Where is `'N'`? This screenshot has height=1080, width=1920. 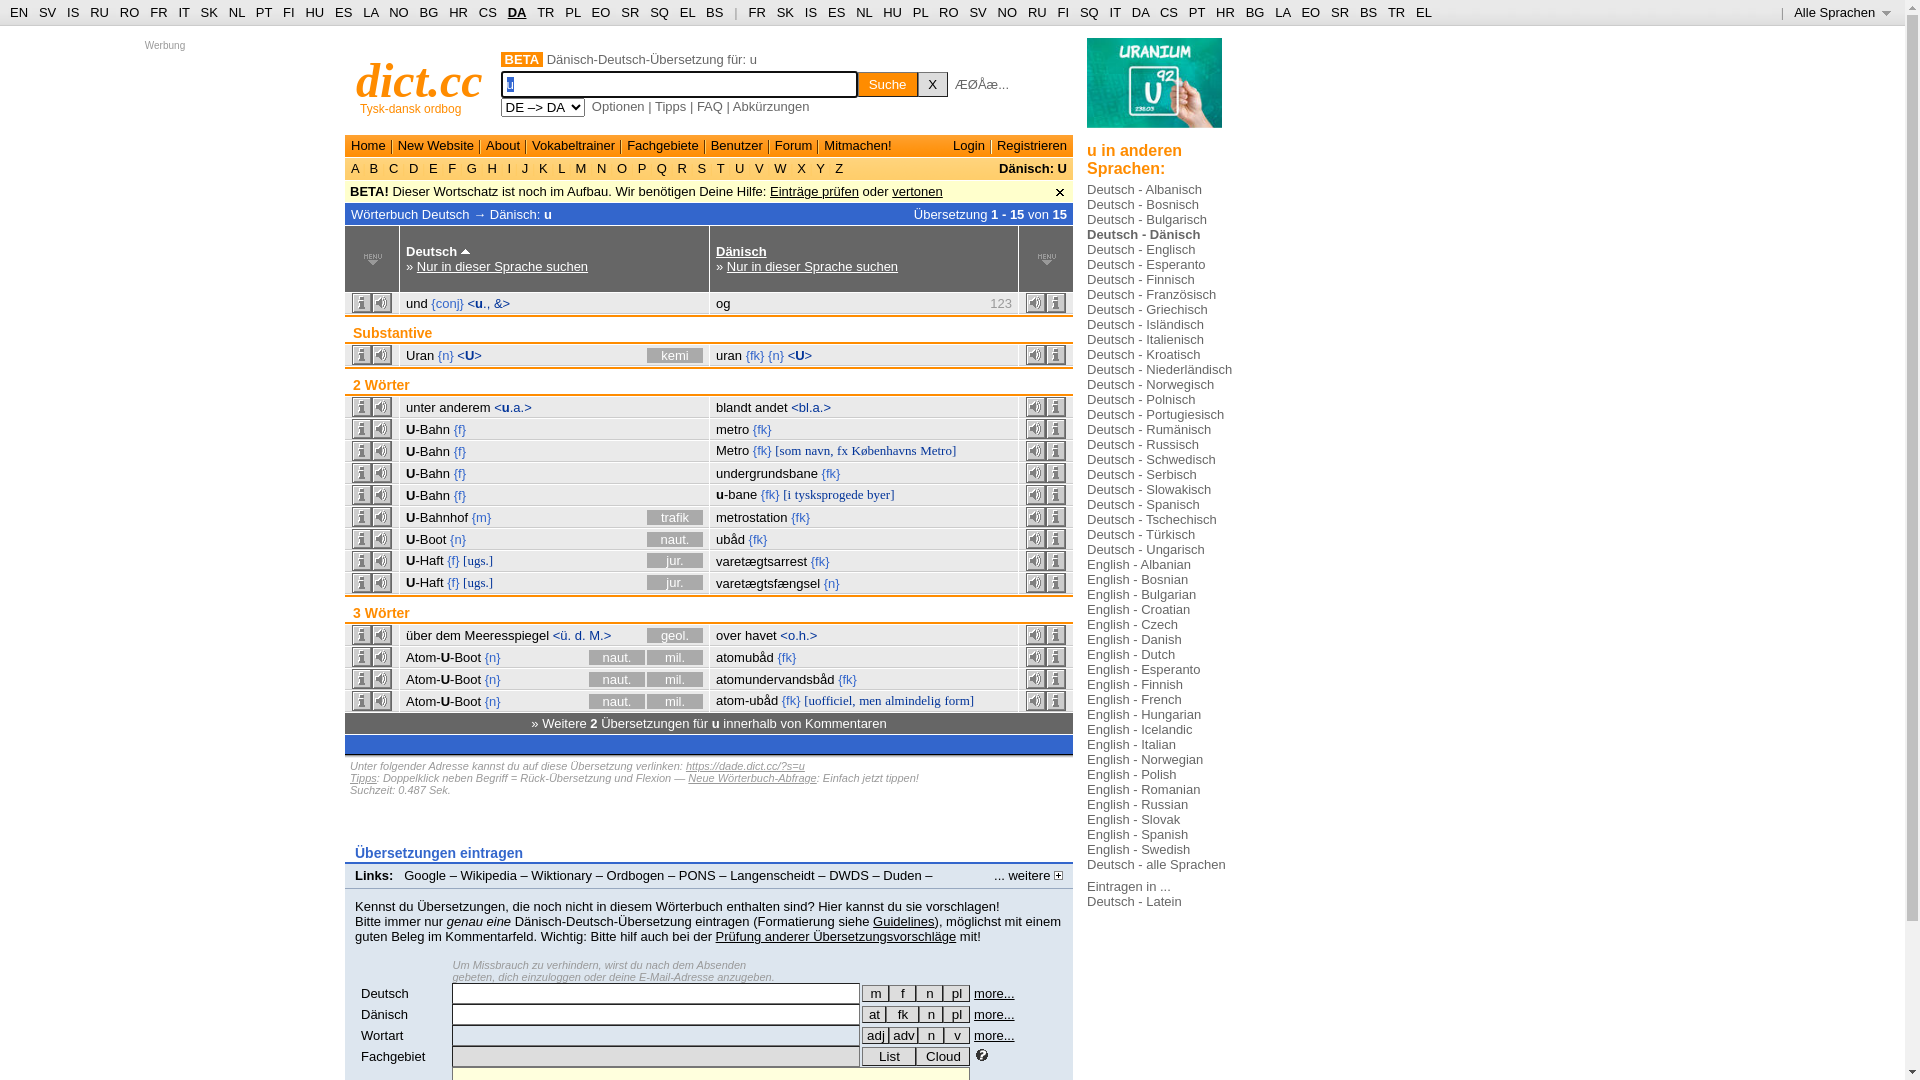 'N' is located at coordinates (600, 167).